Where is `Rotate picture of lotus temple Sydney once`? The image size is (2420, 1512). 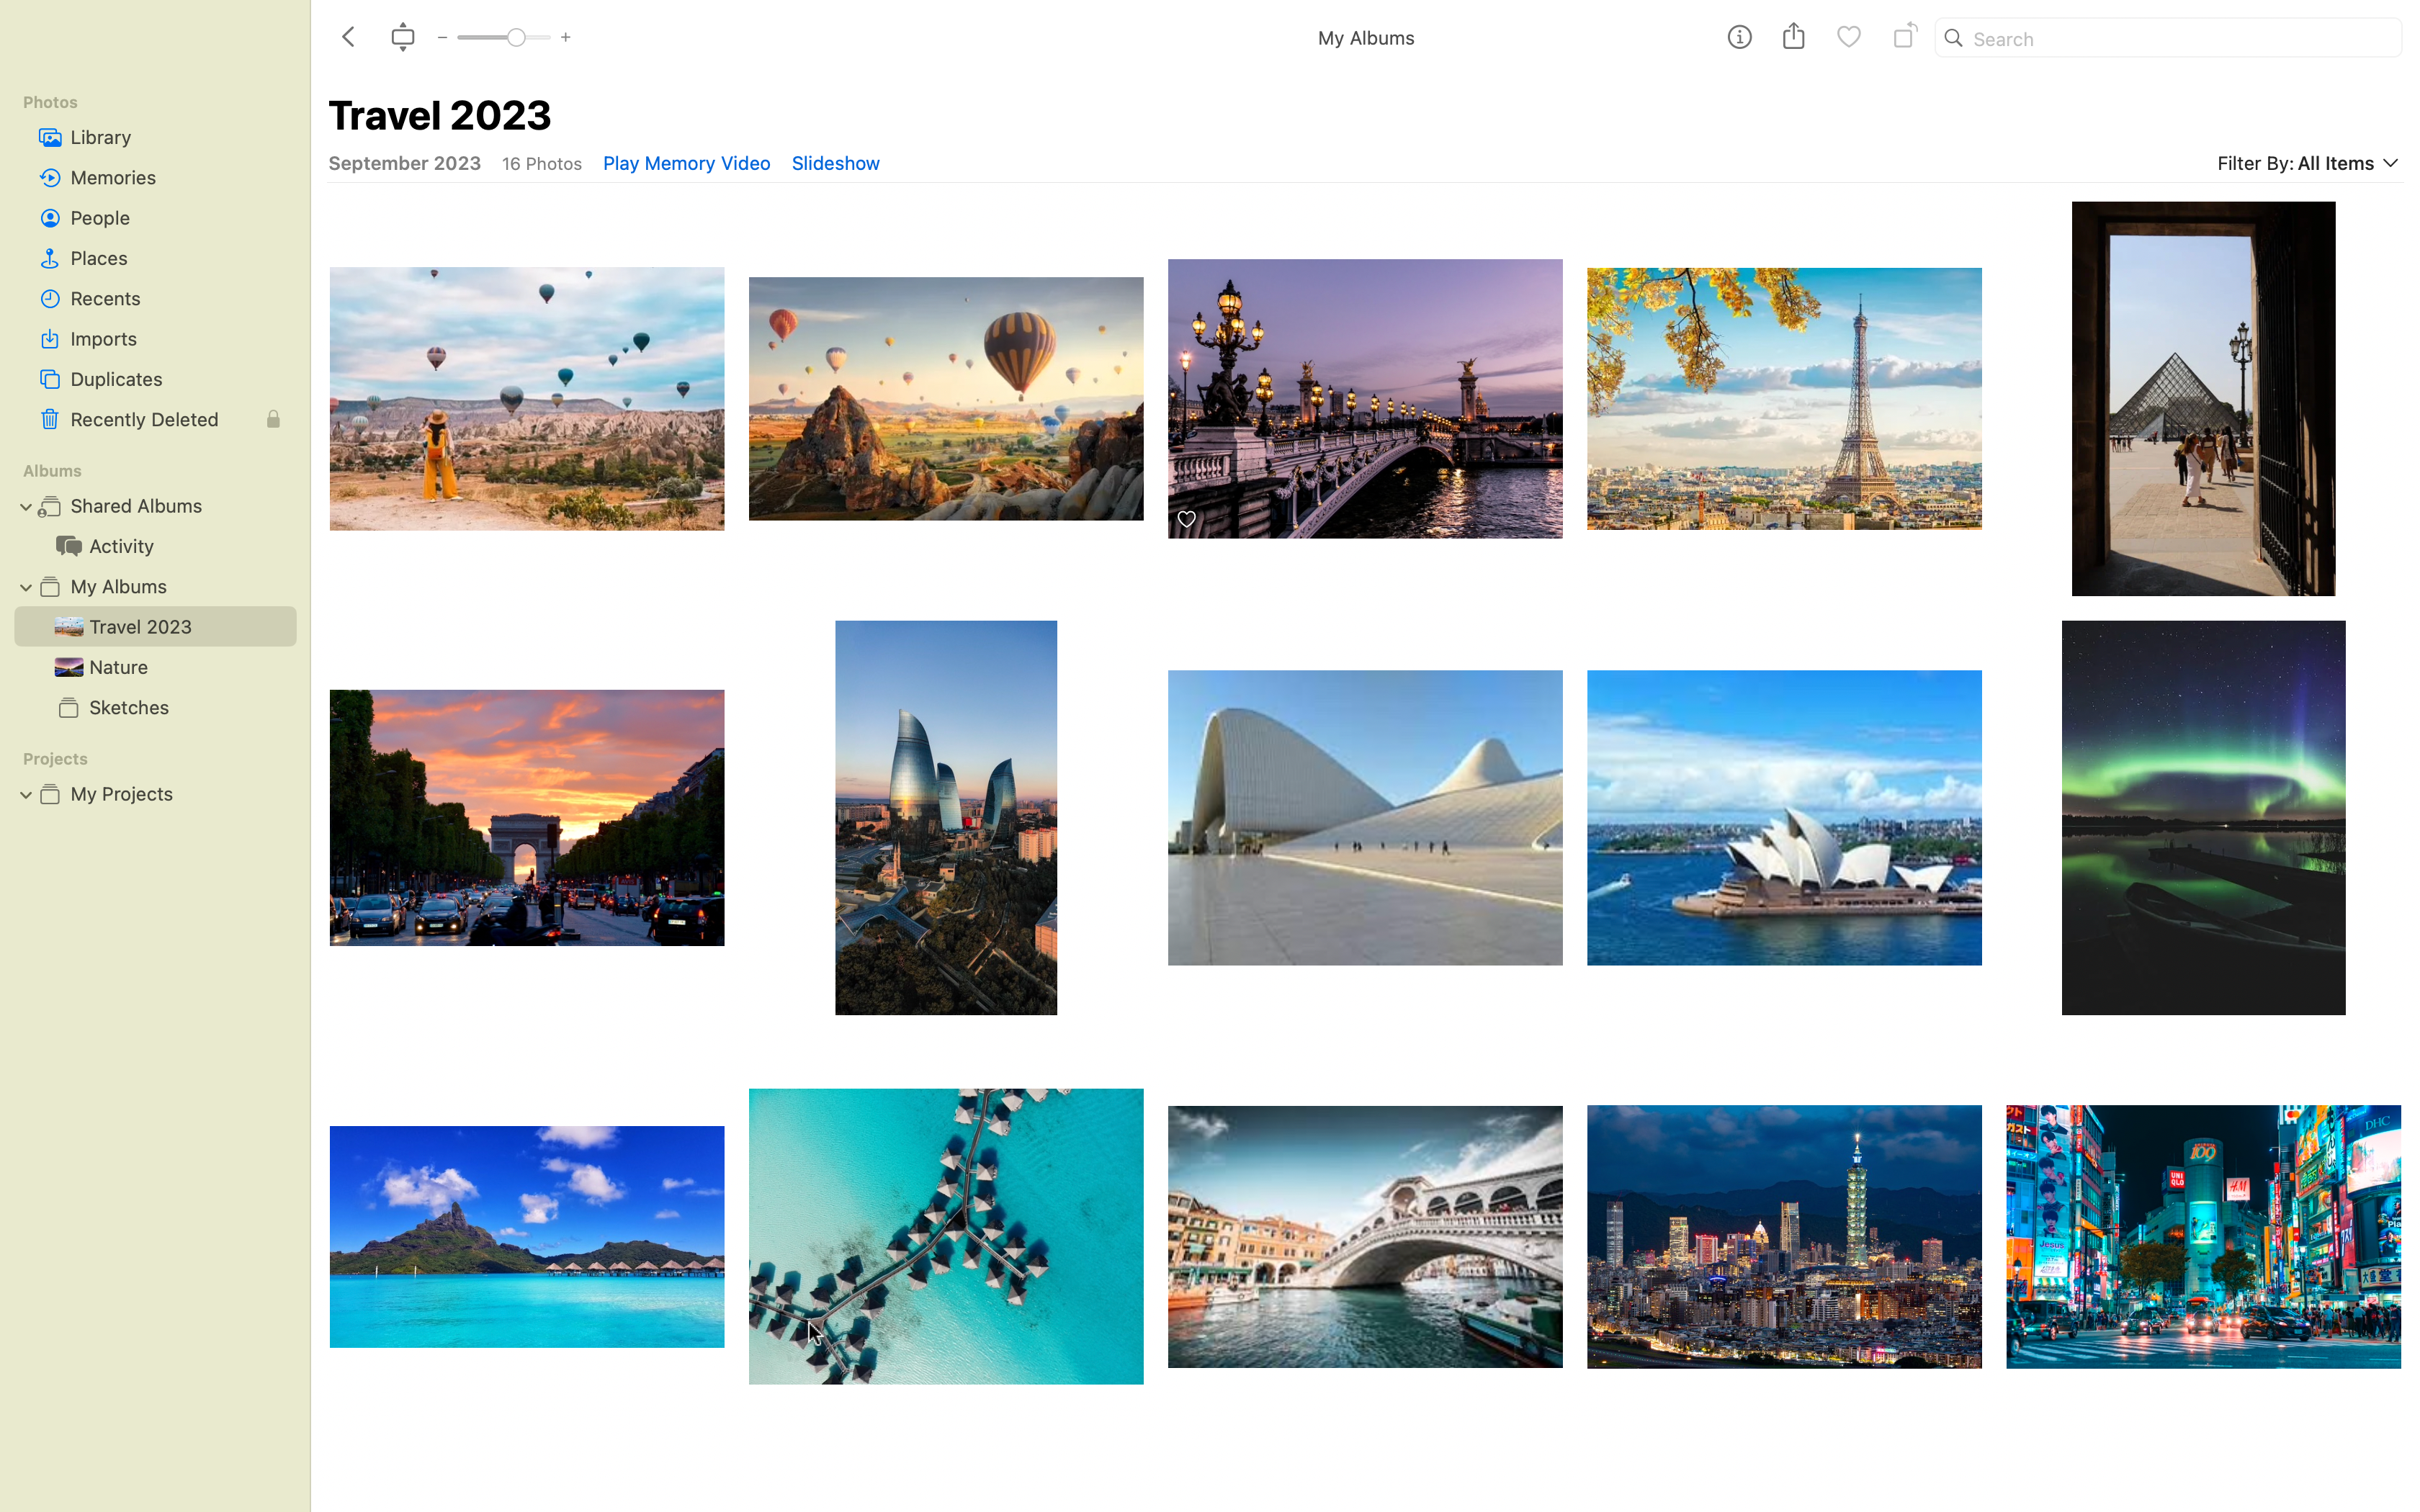 Rotate picture of lotus temple Sydney once is located at coordinates (1785, 816).